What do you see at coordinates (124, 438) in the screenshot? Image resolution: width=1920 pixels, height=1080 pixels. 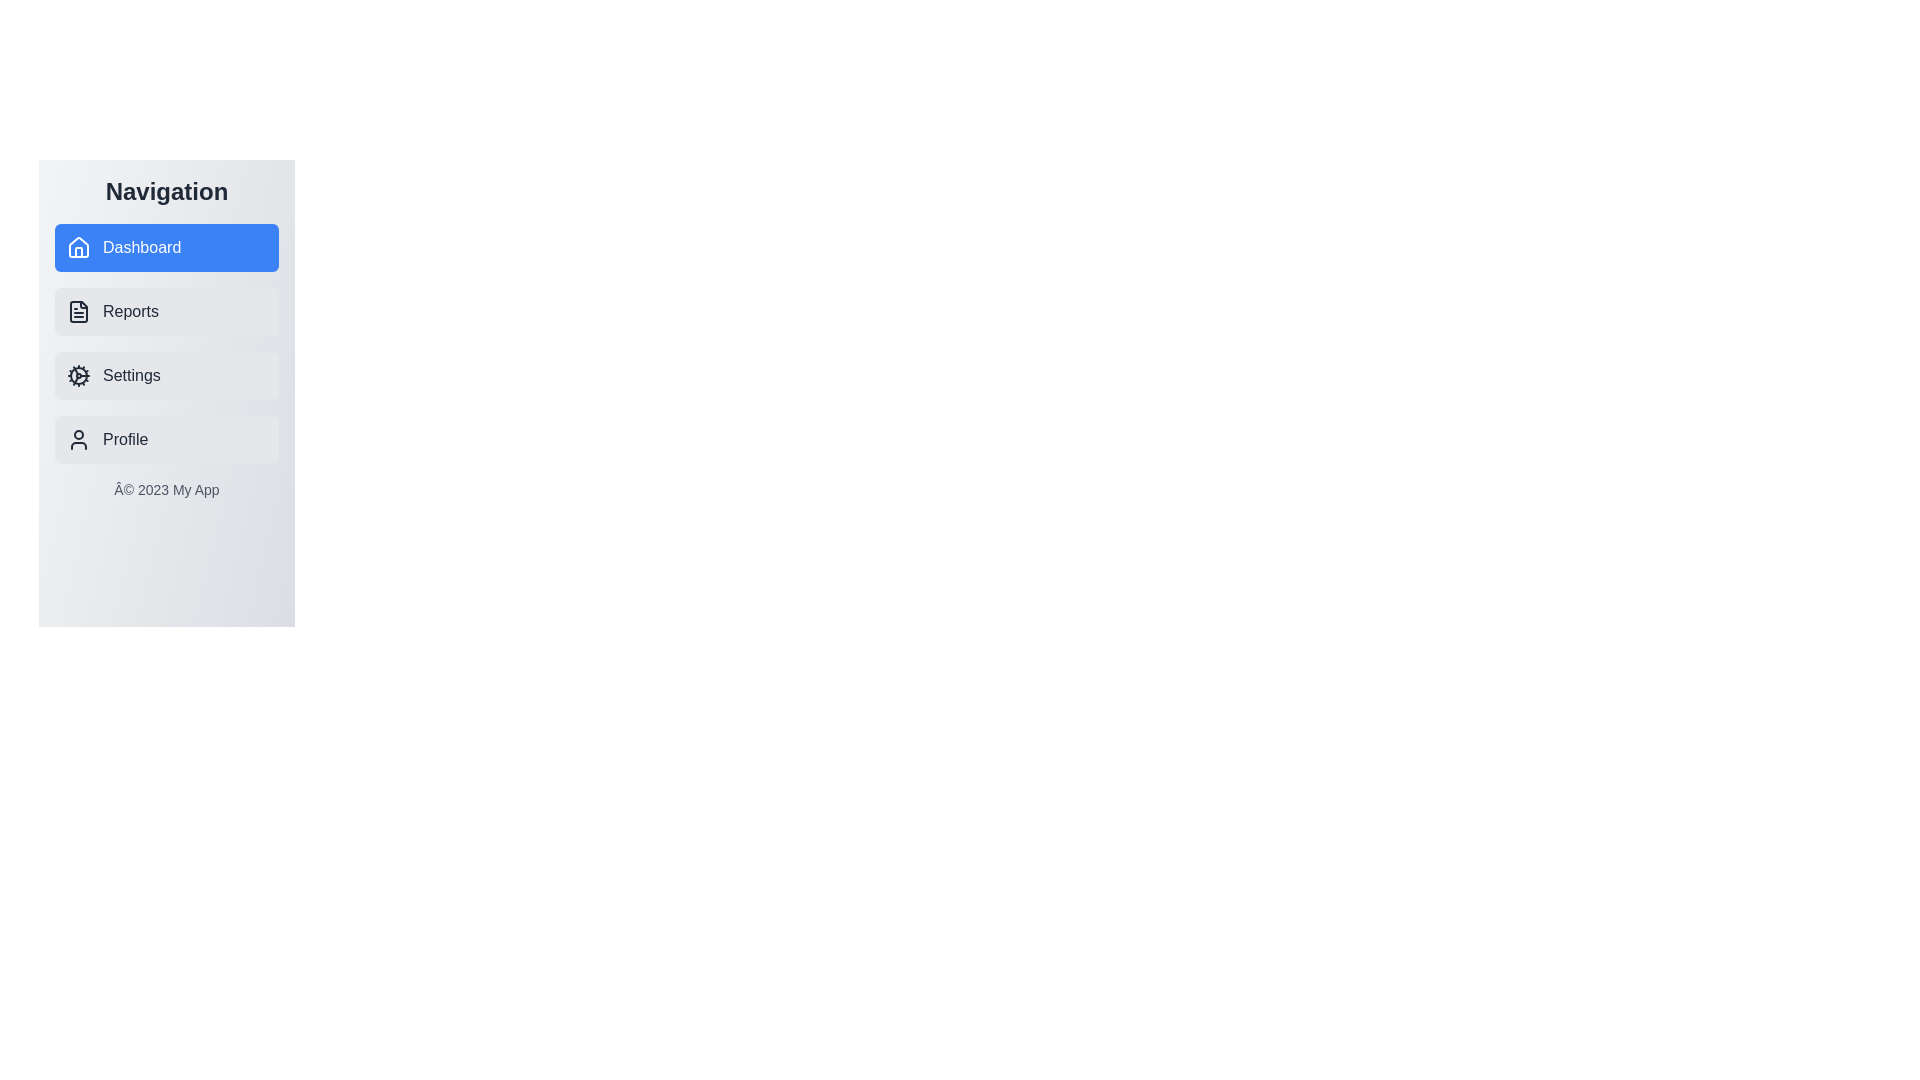 I see `the 'Profile' text label located inside the light-gray rounded rectangular button in the navigation menu, which is the fourth item under 'Navigation.'` at bounding box center [124, 438].